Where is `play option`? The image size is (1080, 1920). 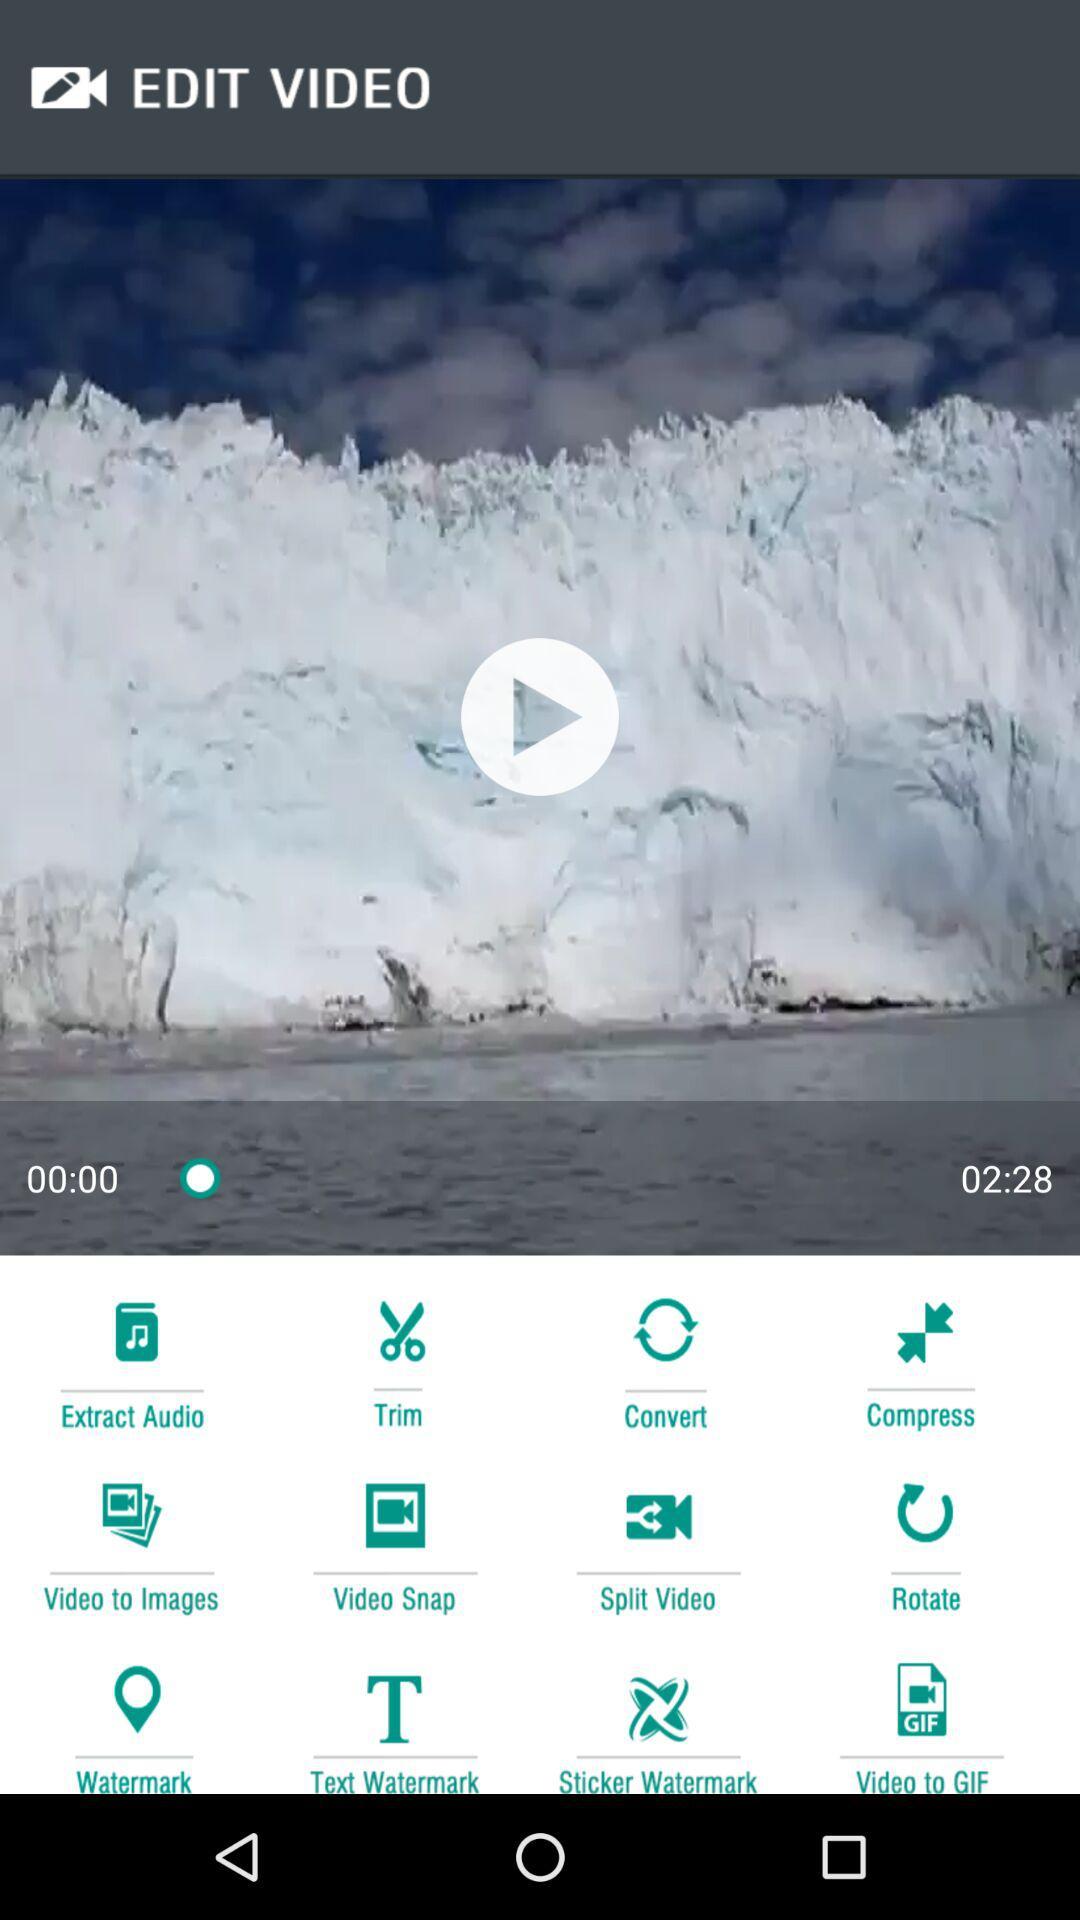 play option is located at coordinates (540, 716).